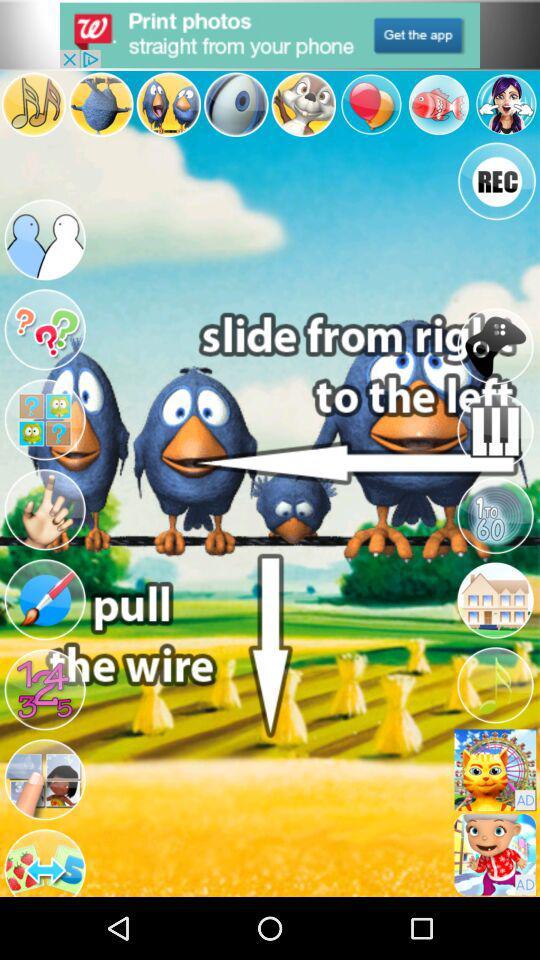  Describe the element at coordinates (44, 834) in the screenshot. I see `the avatar icon` at that location.